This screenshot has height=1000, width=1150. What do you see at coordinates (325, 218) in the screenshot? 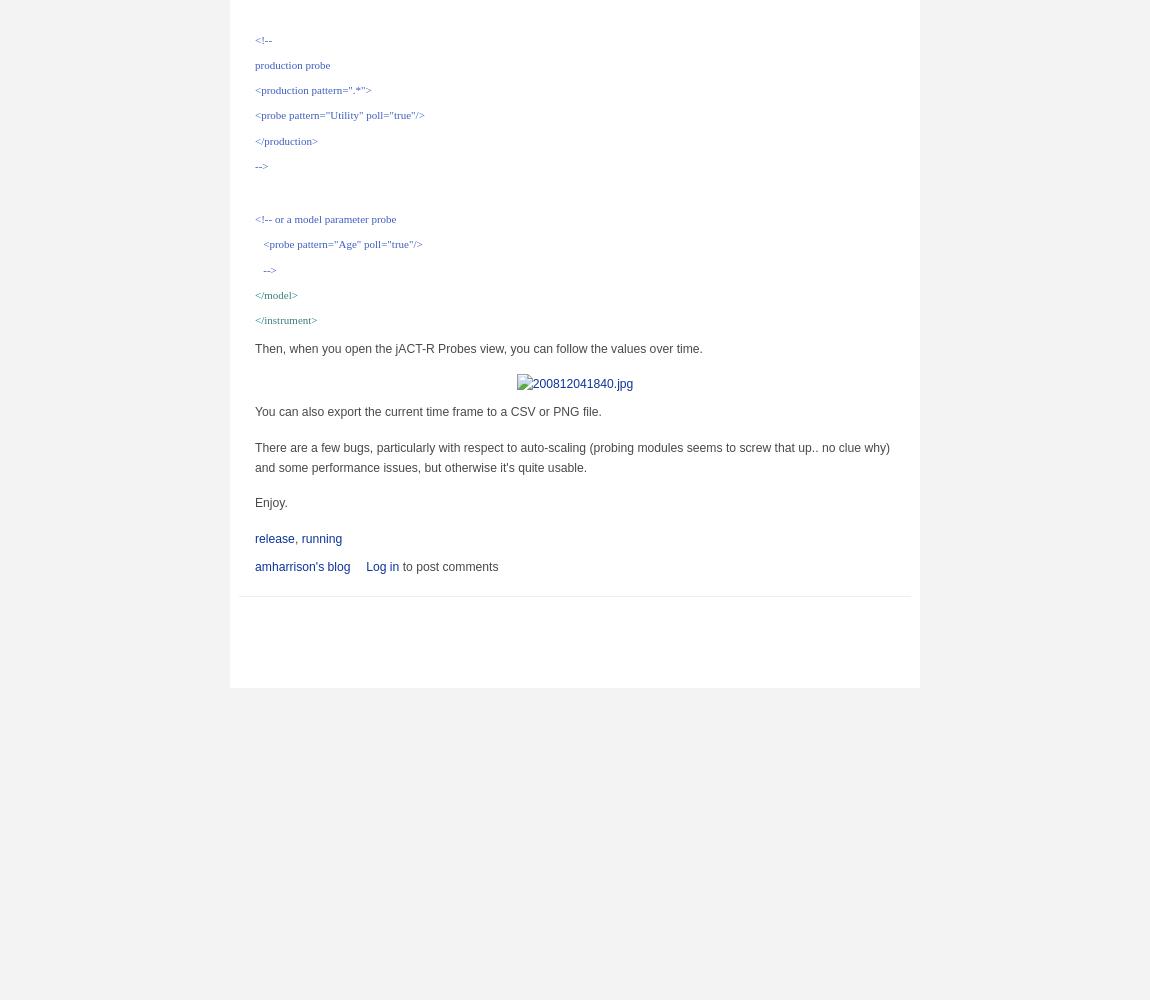
I see `'<!-- or a model parameter probe'` at bounding box center [325, 218].